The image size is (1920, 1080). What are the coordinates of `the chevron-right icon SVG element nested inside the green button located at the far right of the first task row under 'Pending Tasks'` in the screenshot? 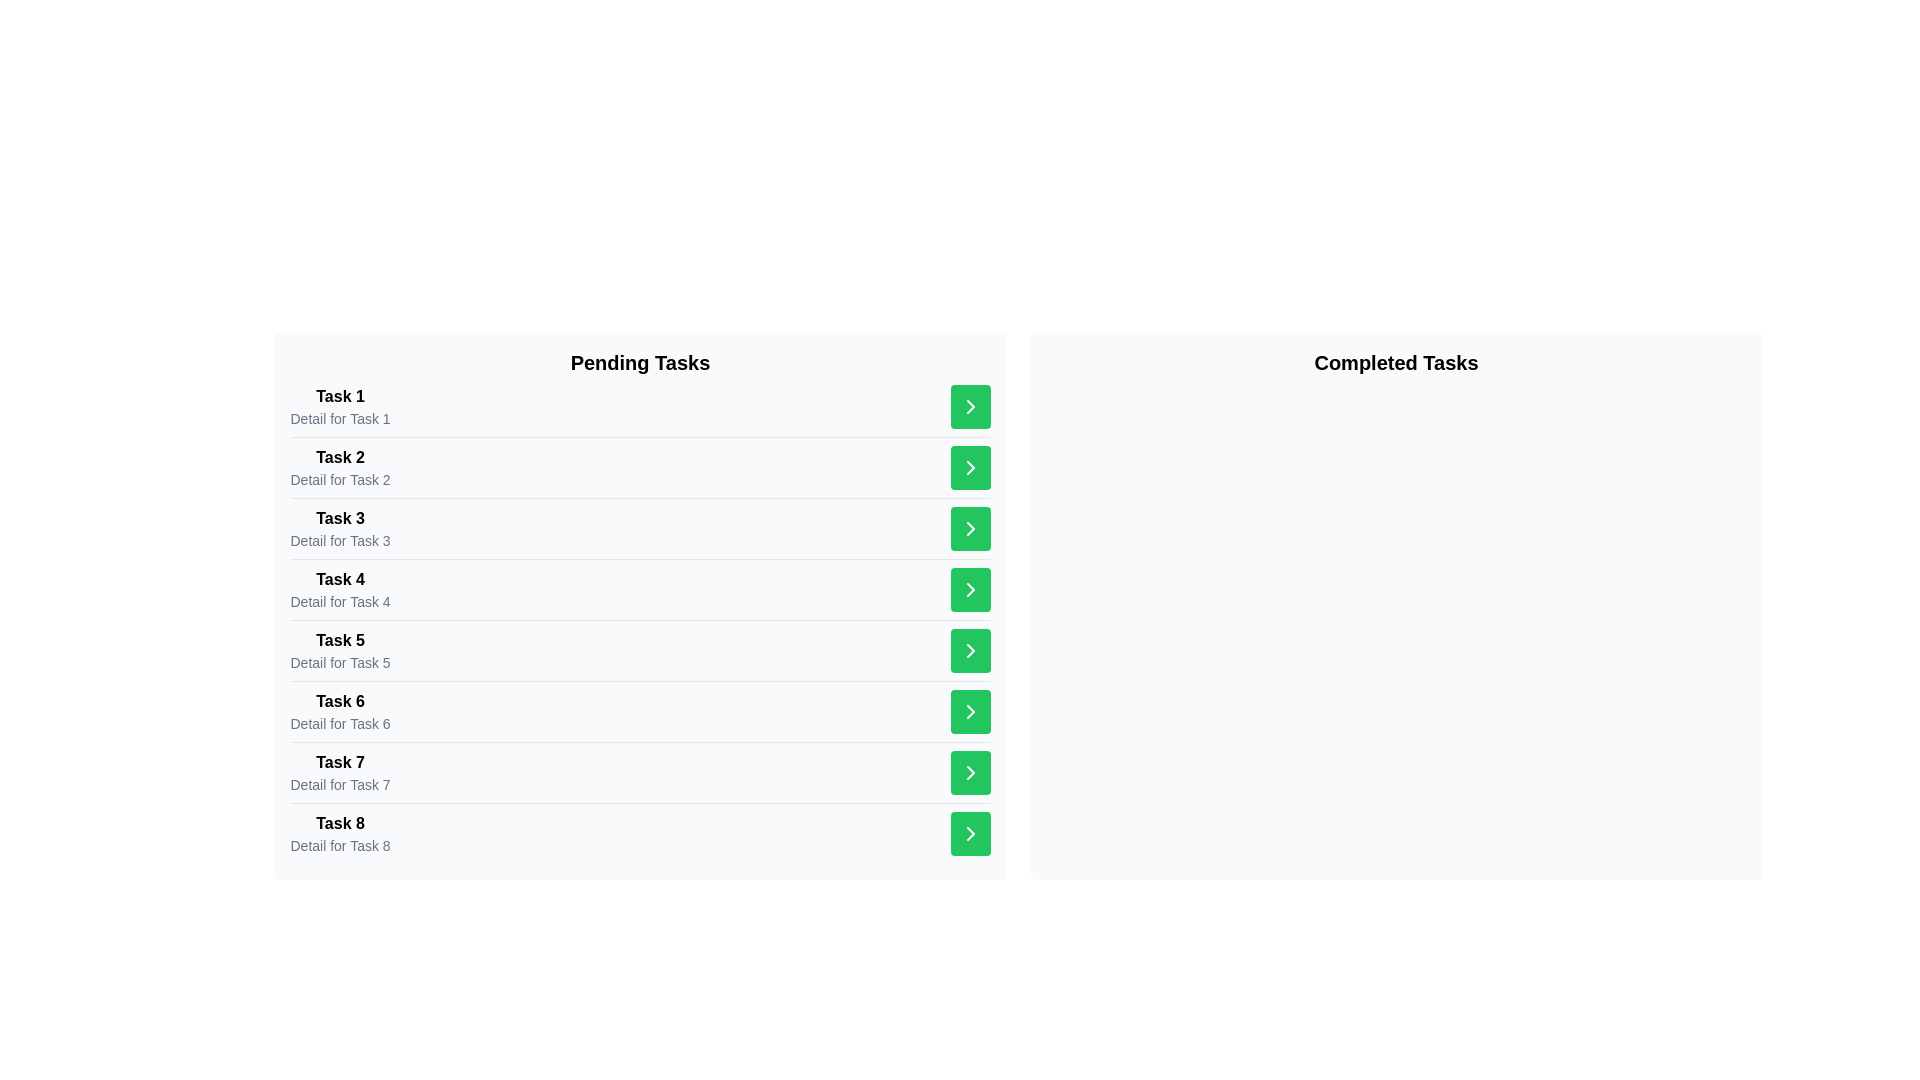 It's located at (970, 406).